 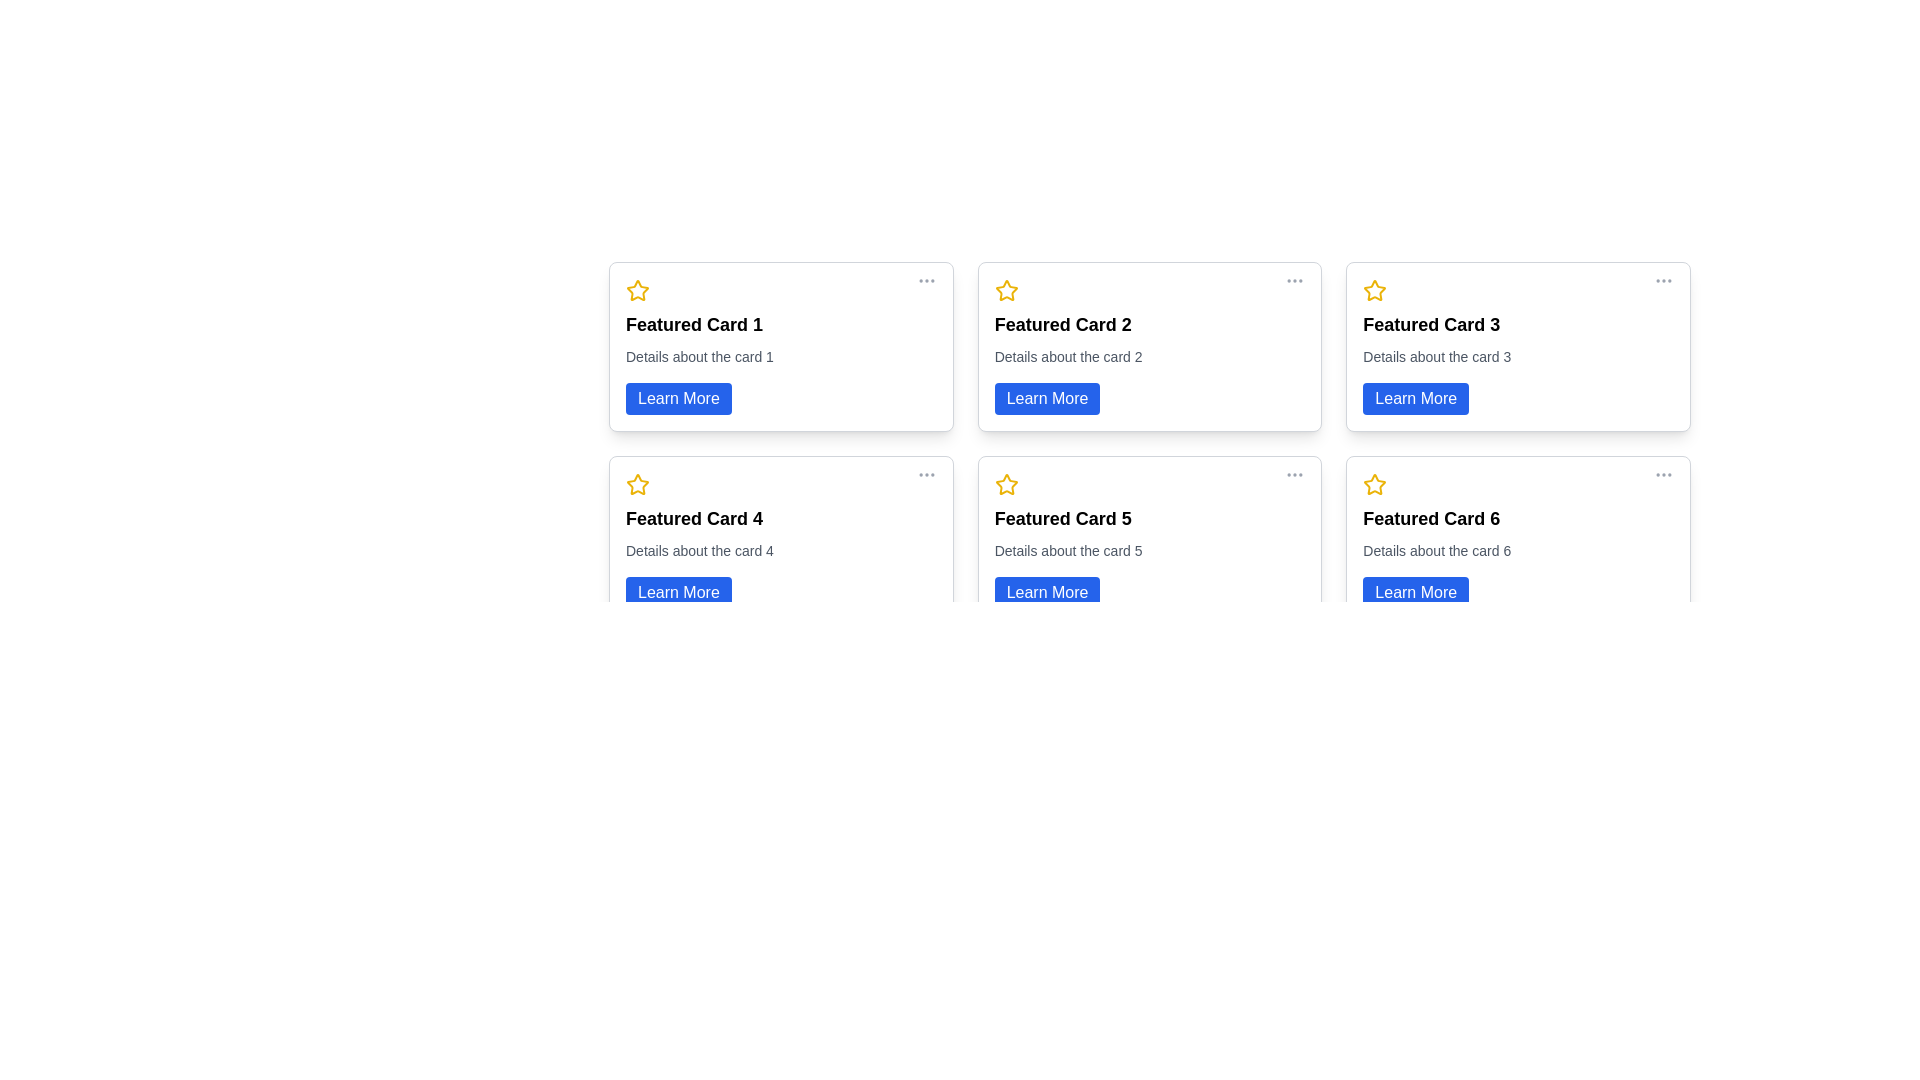 What do you see at coordinates (1067, 551) in the screenshot?
I see `the static text content within the 'Featured Card 5' located in the second row, third column of the card grid, which is positioned below the title text and above the 'Learn More' button` at bounding box center [1067, 551].